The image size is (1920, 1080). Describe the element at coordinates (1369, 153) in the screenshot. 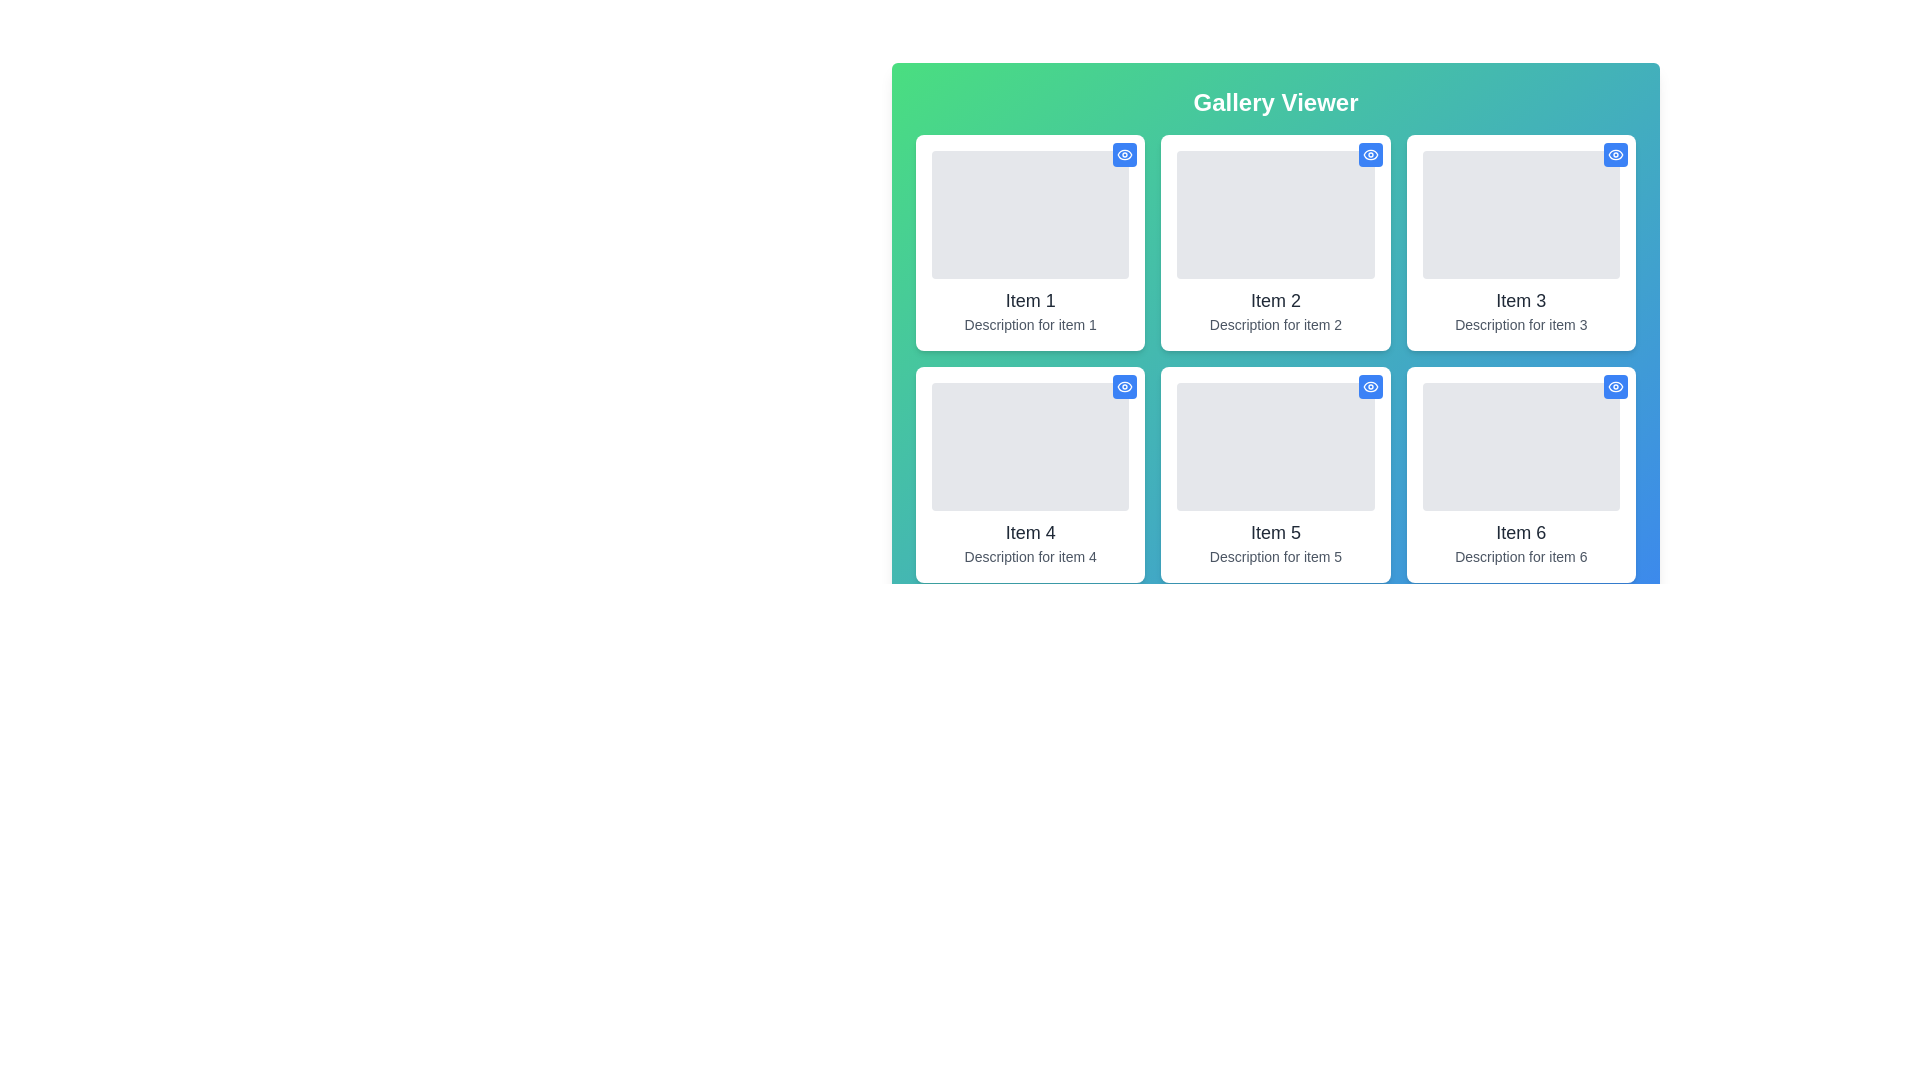

I see `the small rounded blue button with an eye icon located in the top-right corner of the 'Item 2' card` at that location.